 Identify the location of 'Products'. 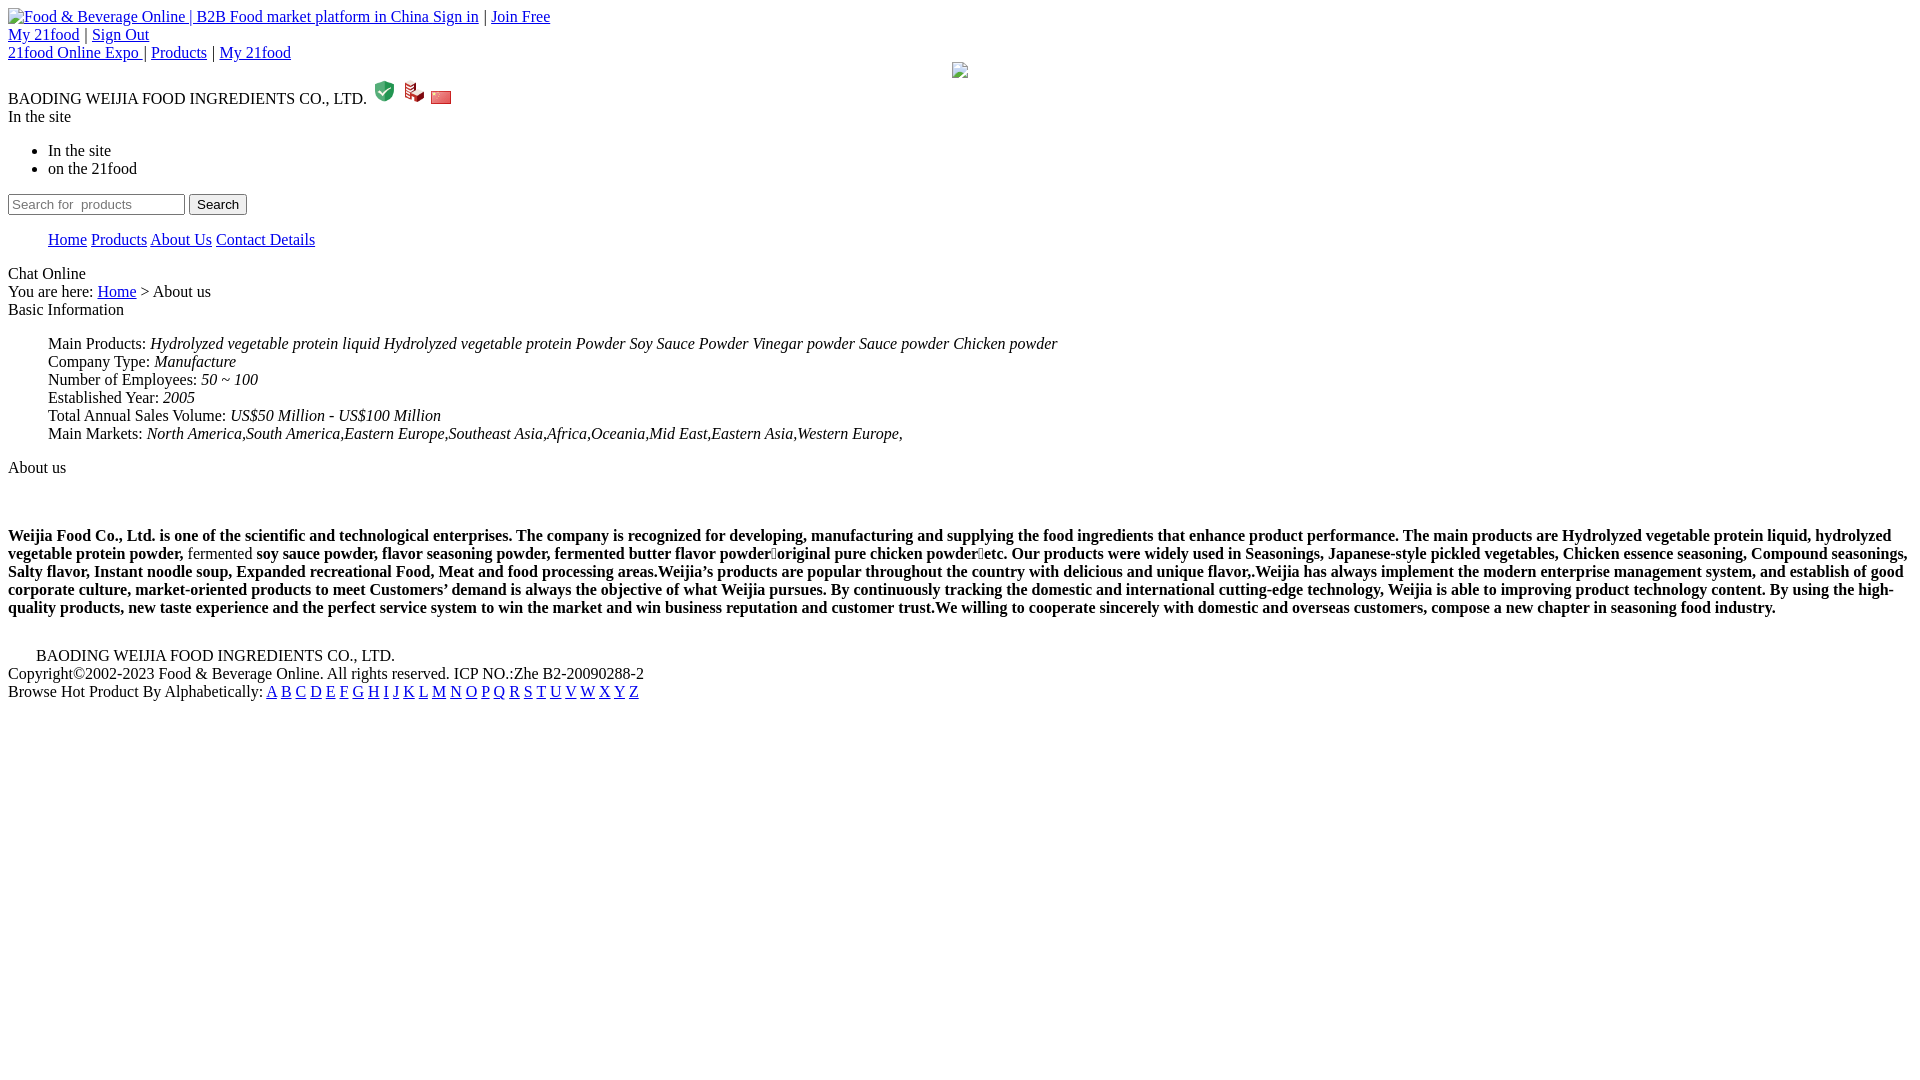
(118, 238).